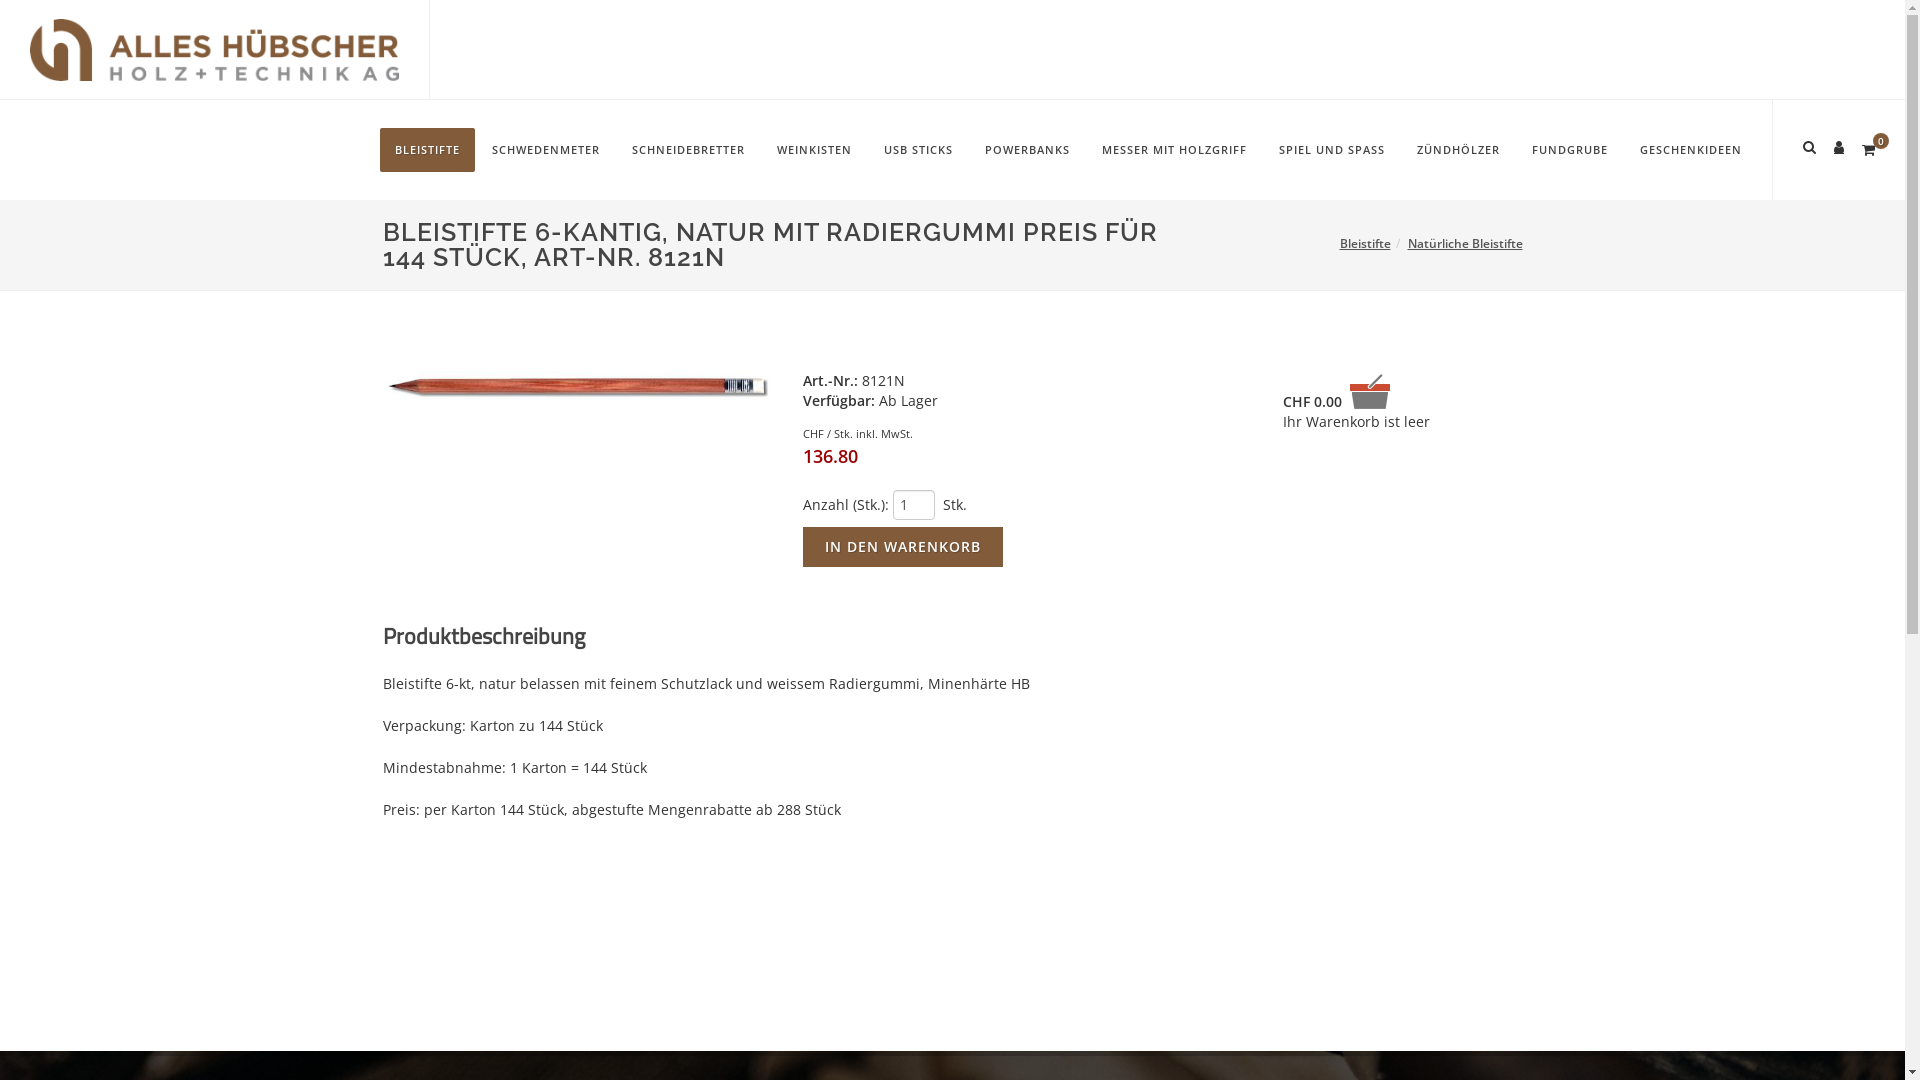  I want to click on 'WEINKISTEN', so click(814, 149).